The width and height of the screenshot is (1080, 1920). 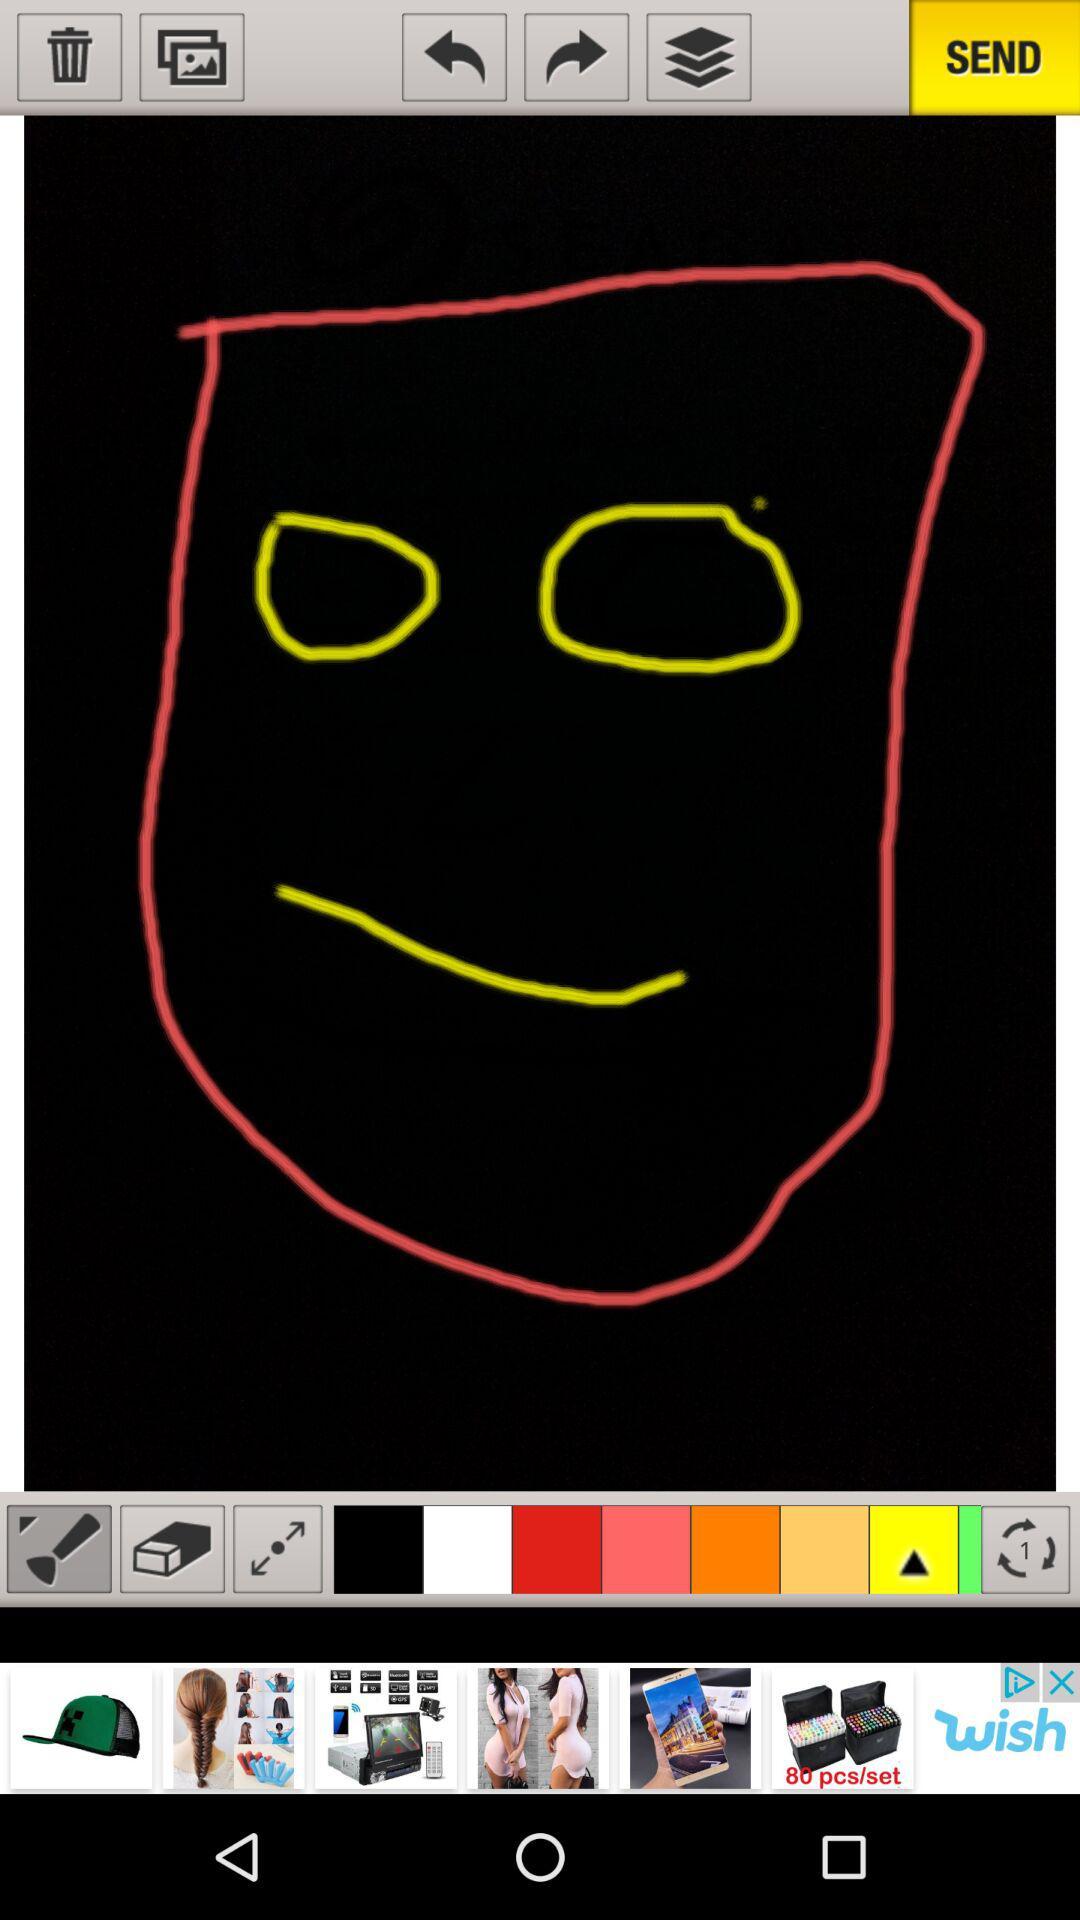 What do you see at coordinates (192, 57) in the screenshot?
I see `the wallpaper icon` at bounding box center [192, 57].